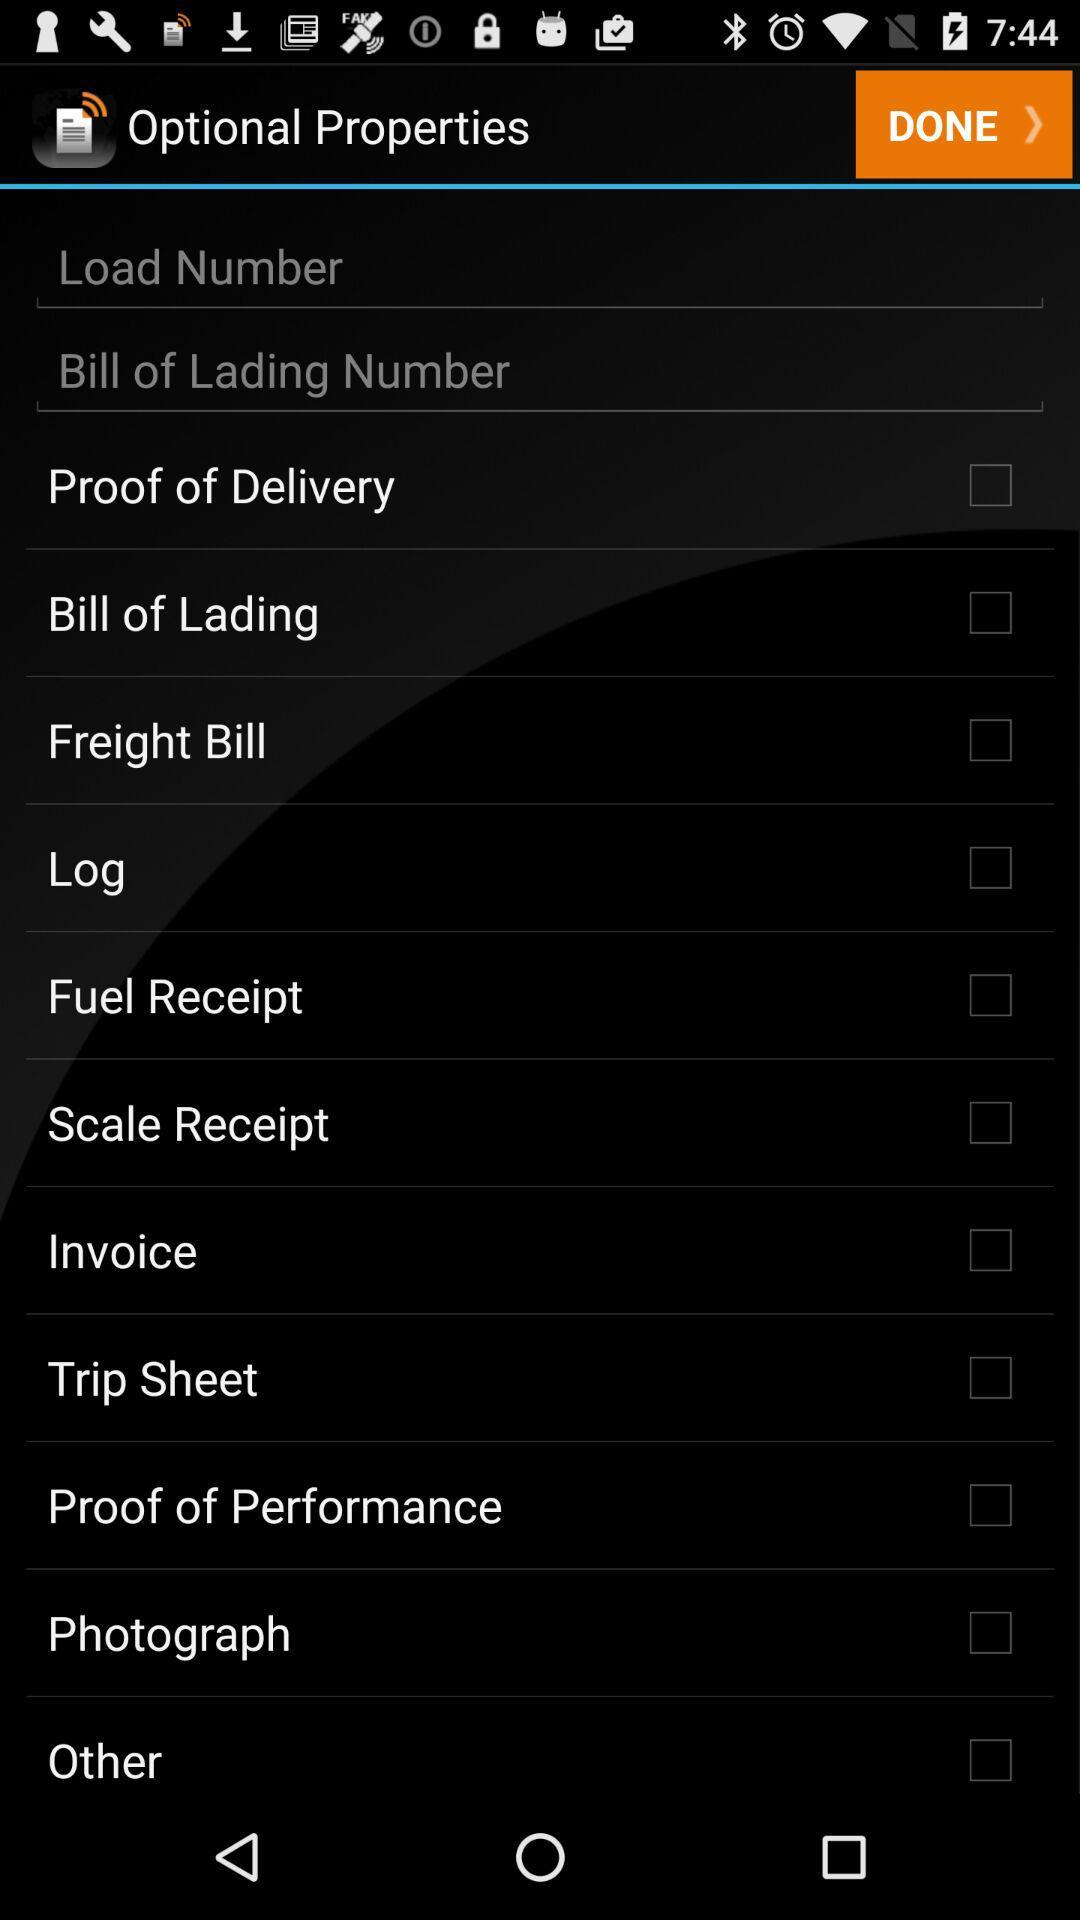 The width and height of the screenshot is (1080, 1920). What do you see at coordinates (540, 1632) in the screenshot?
I see `checkbox above the other` at bounding box center [540, 1632].